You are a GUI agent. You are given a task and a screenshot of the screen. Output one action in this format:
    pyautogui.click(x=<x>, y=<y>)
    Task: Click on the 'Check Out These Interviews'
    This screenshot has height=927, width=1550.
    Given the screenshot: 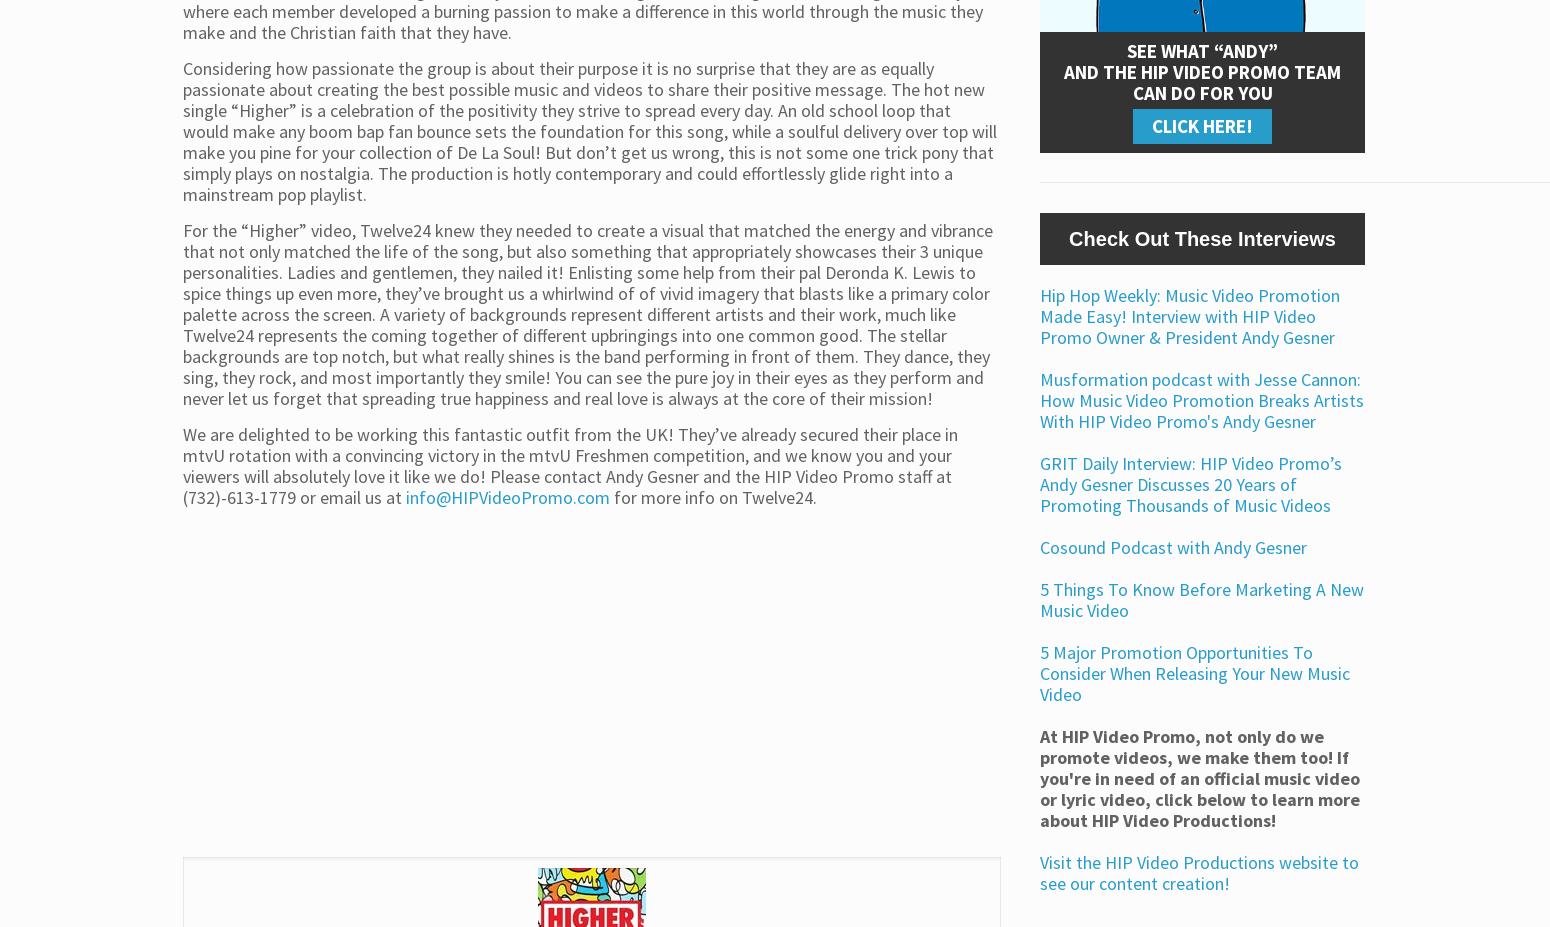 What is the action you would take?
    pyautogui.click(x=1202, y=237)
    